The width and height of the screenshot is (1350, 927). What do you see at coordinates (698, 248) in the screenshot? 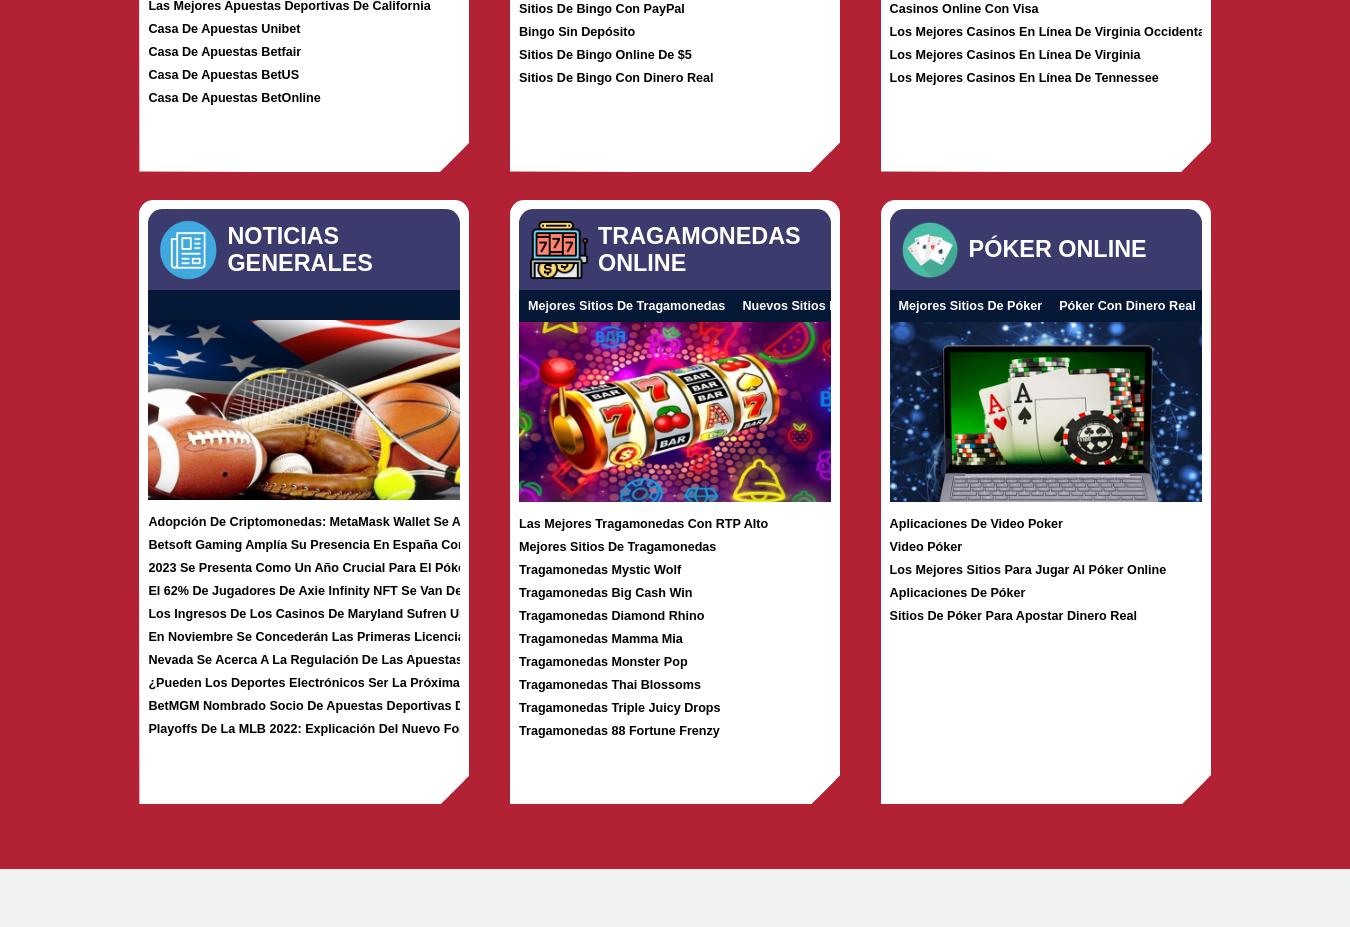
I see `'Tragamonedas Online'` at bounding box center [698, 248].